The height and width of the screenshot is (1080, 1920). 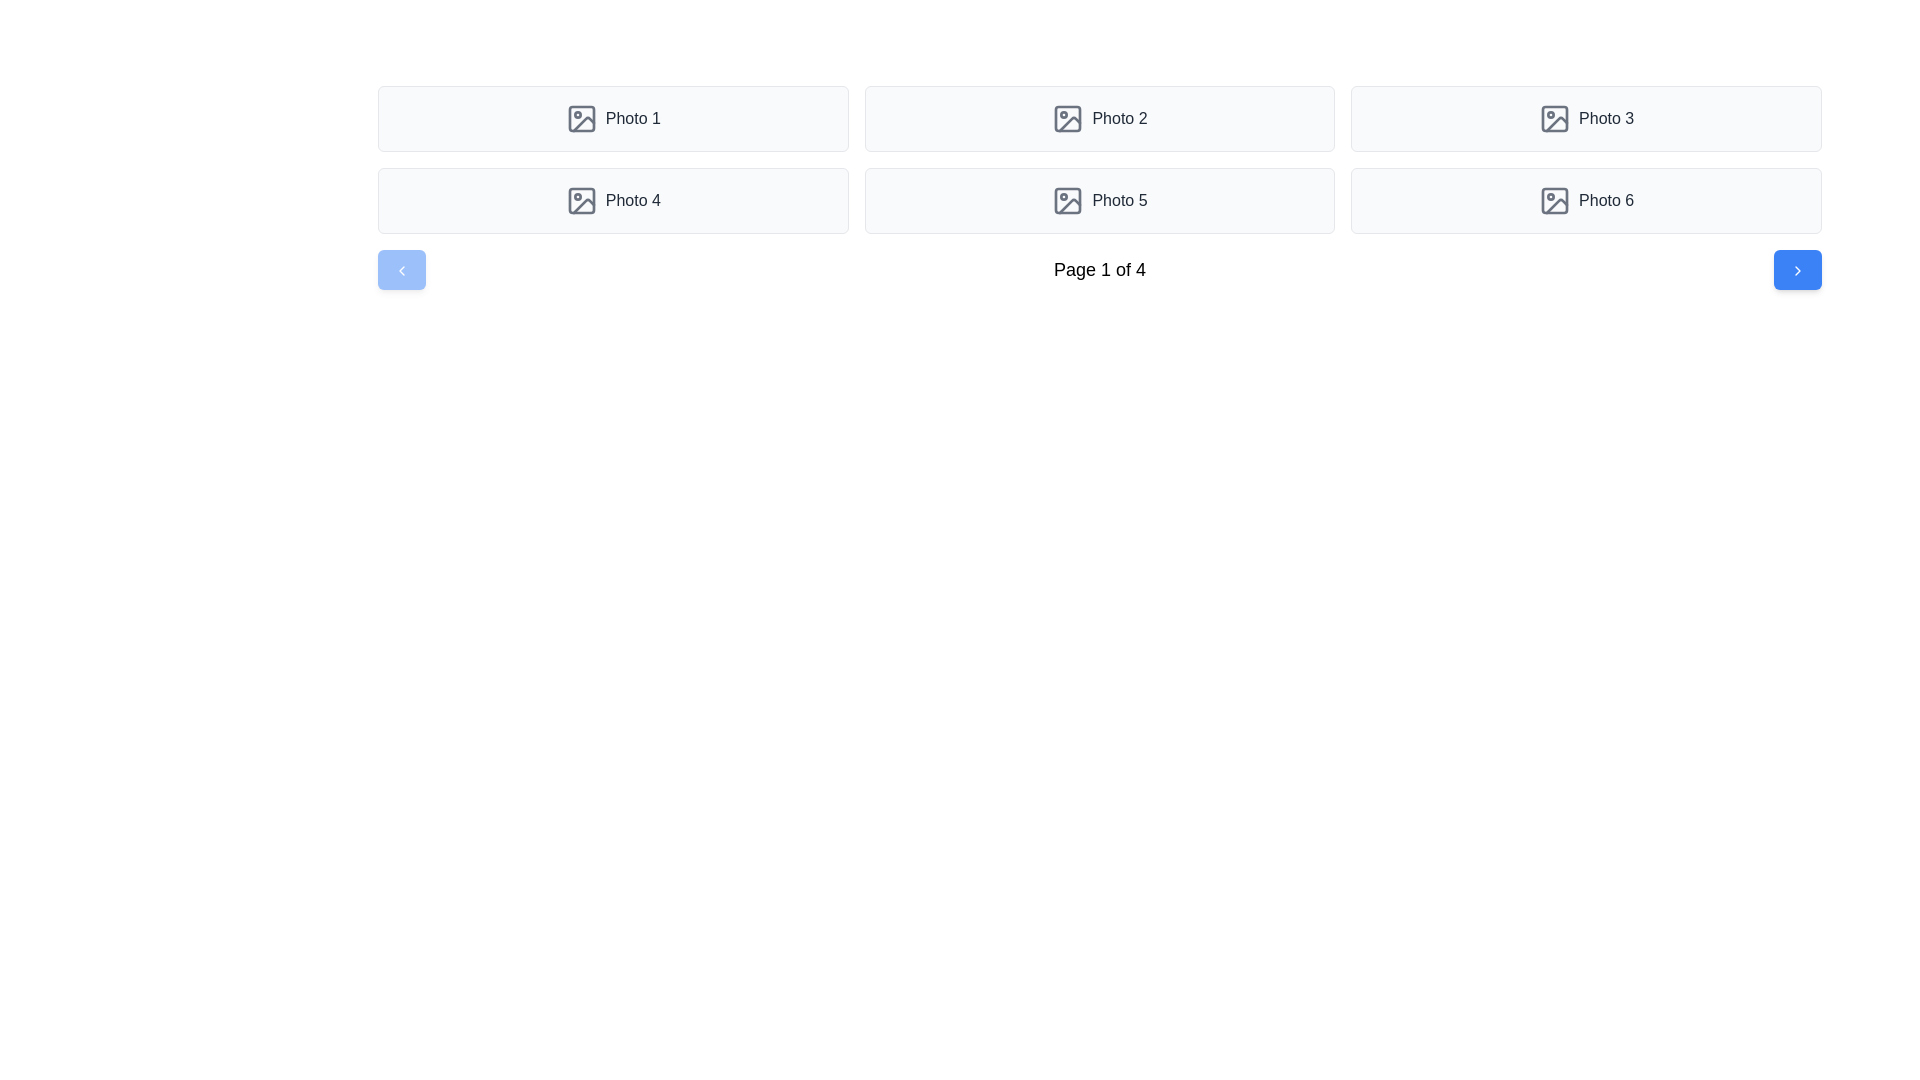 What do you see at coordinates (612, 200) in the screenshot?
I see `the label 'Photo 4' and the associated picture icon on the card component with a light gray background, located in the second row of the grid layout` at bounding box center [612, 200].